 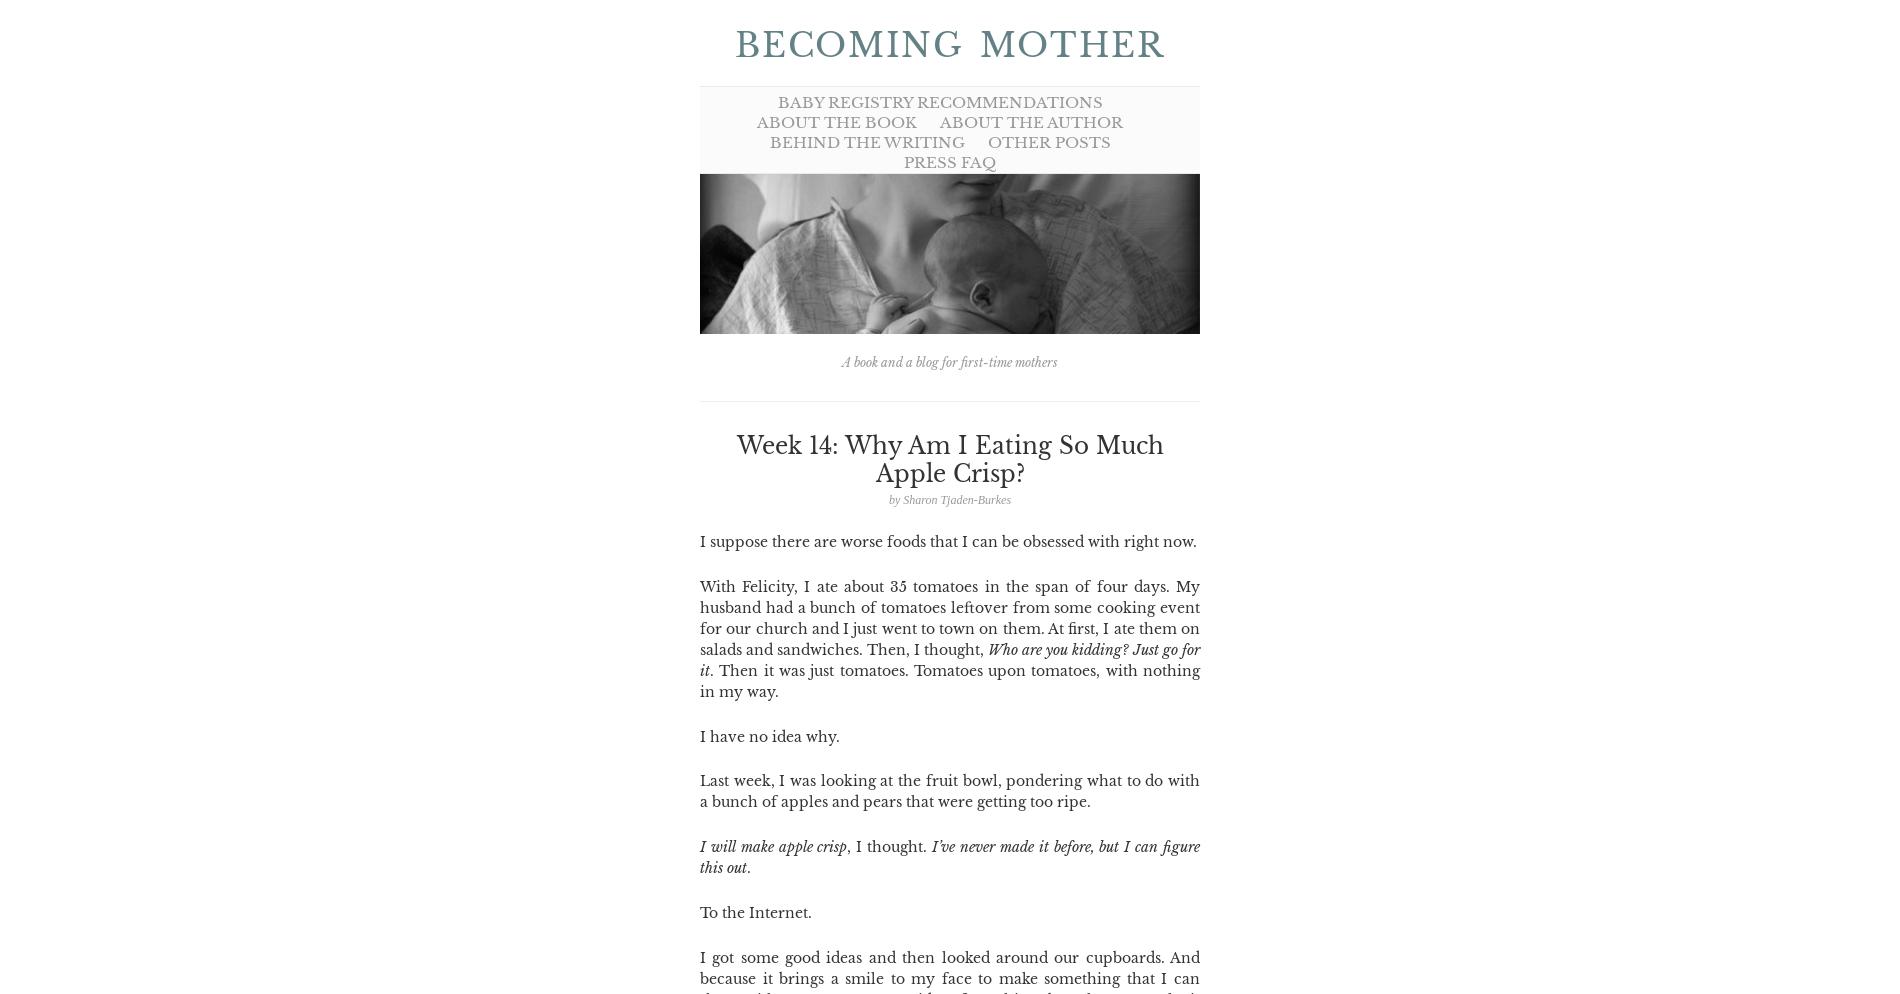 I want to click on 'by', so click(x=894, y=499).